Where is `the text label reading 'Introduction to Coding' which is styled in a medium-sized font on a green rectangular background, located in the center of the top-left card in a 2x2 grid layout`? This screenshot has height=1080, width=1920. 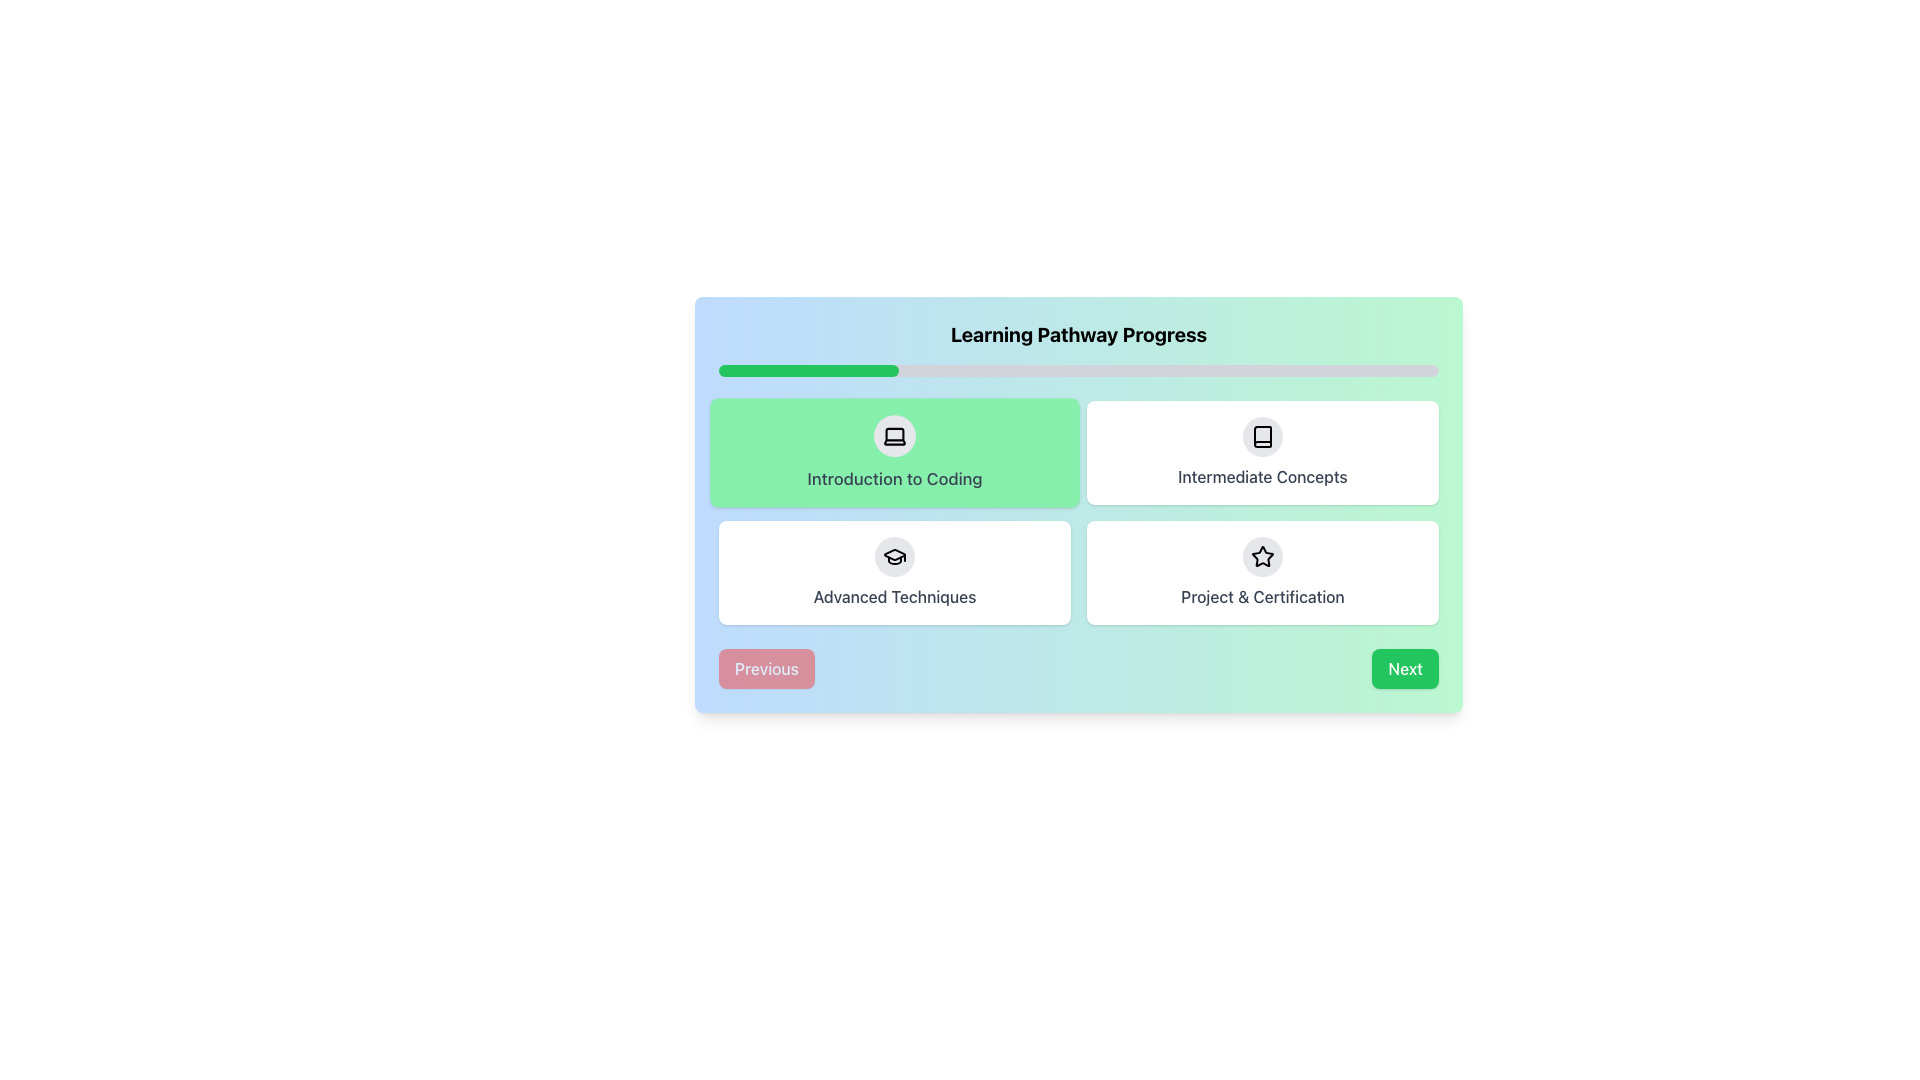
the text label reading 'Introduction to Coding' which is styled in a medium-sized font on a green rectangular background, located in the center of the top-left card in a 2x2 grid layout is located at coordinates (893, 478).